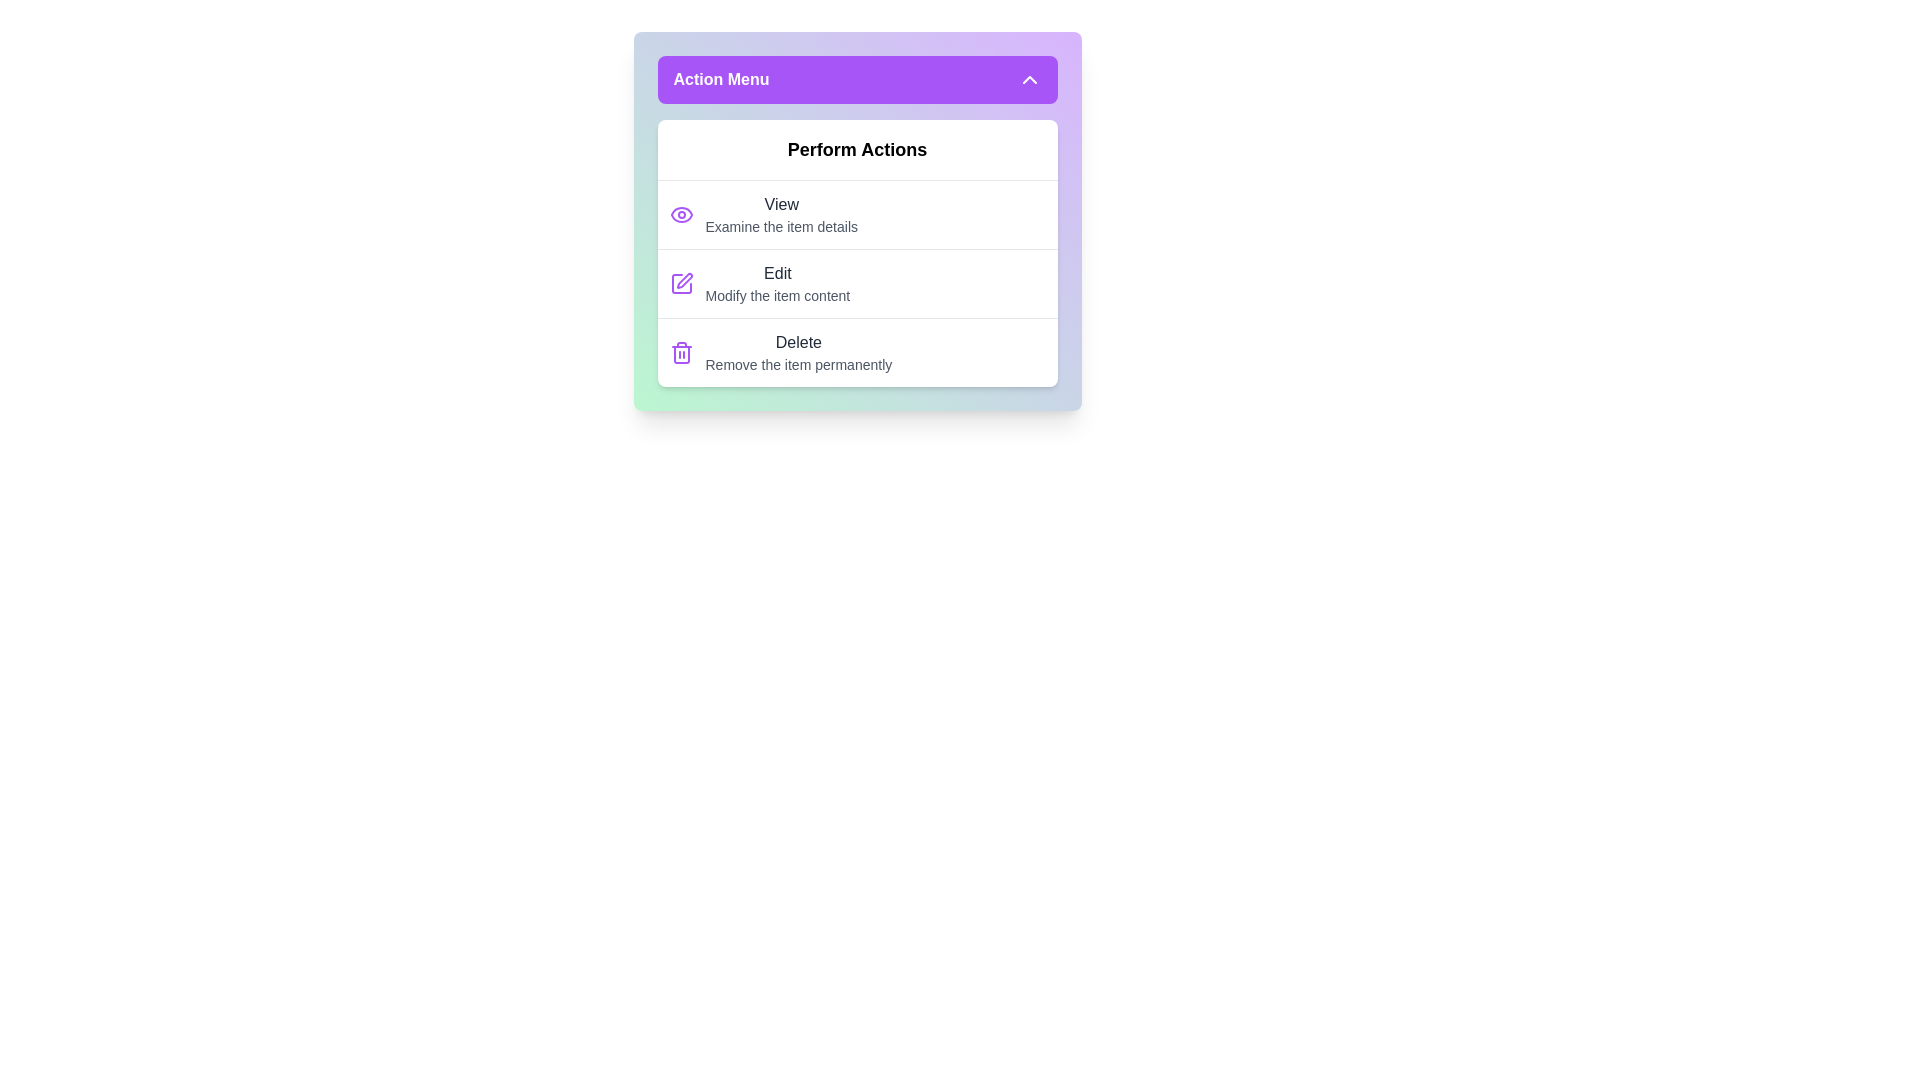  What do you see at coordinates (857, 79) in the screenshot?
I see `the 'Action Menu' button to collapse the menu` at bounding box center [857, 79].